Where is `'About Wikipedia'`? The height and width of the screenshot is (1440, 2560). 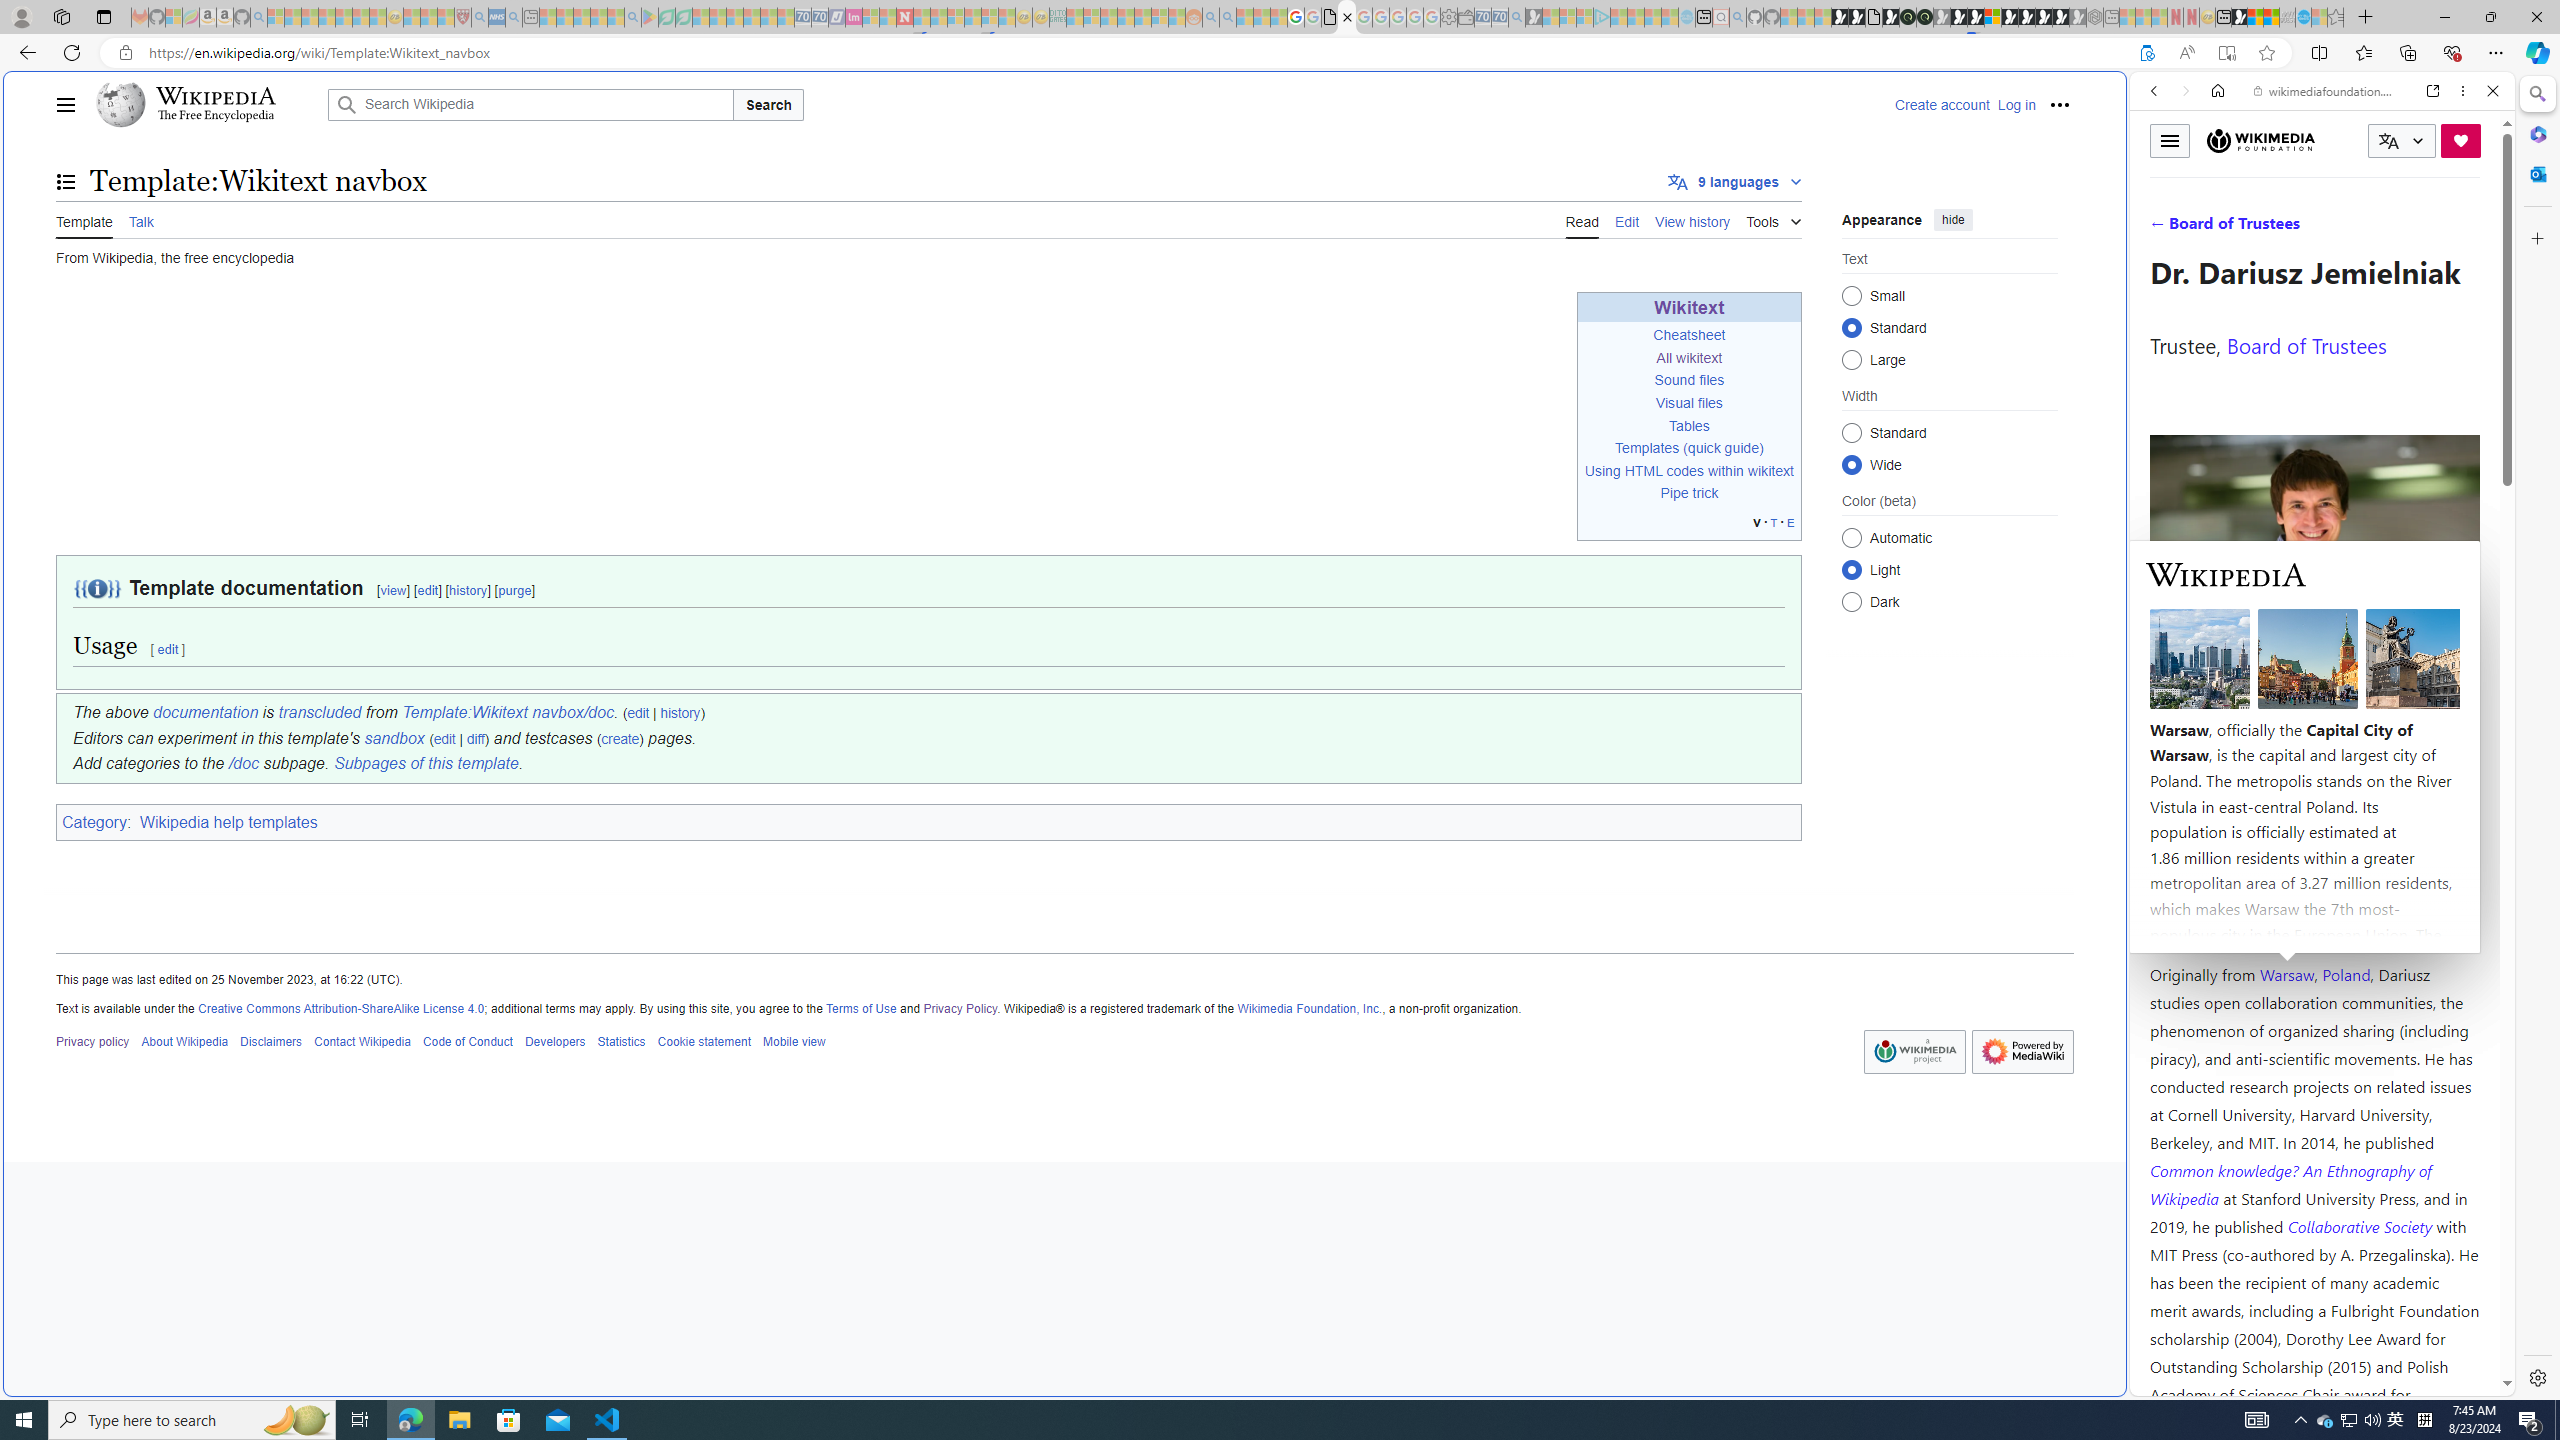 'About Wikipedia' is located at coordinates (183, 1041).